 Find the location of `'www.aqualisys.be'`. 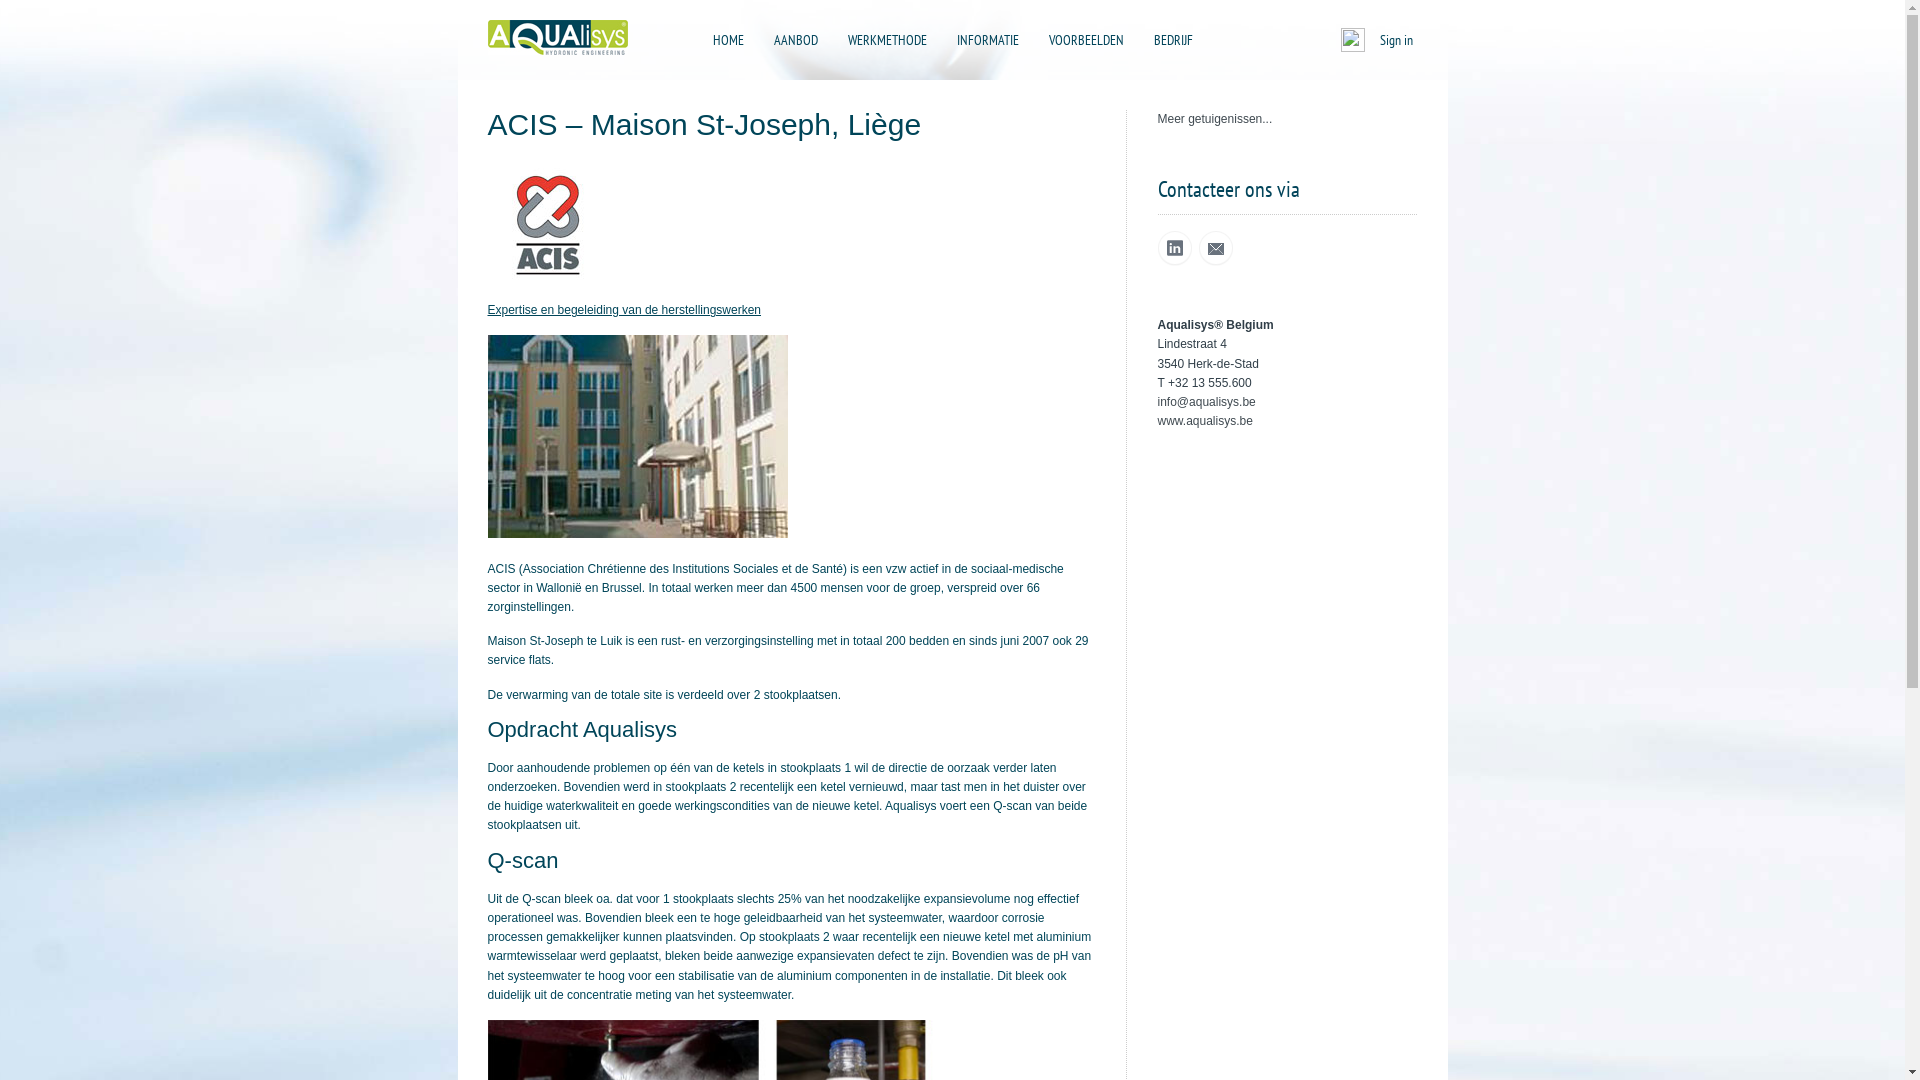

'www.aqualisys.be' is located at coordinates (1204, 419).